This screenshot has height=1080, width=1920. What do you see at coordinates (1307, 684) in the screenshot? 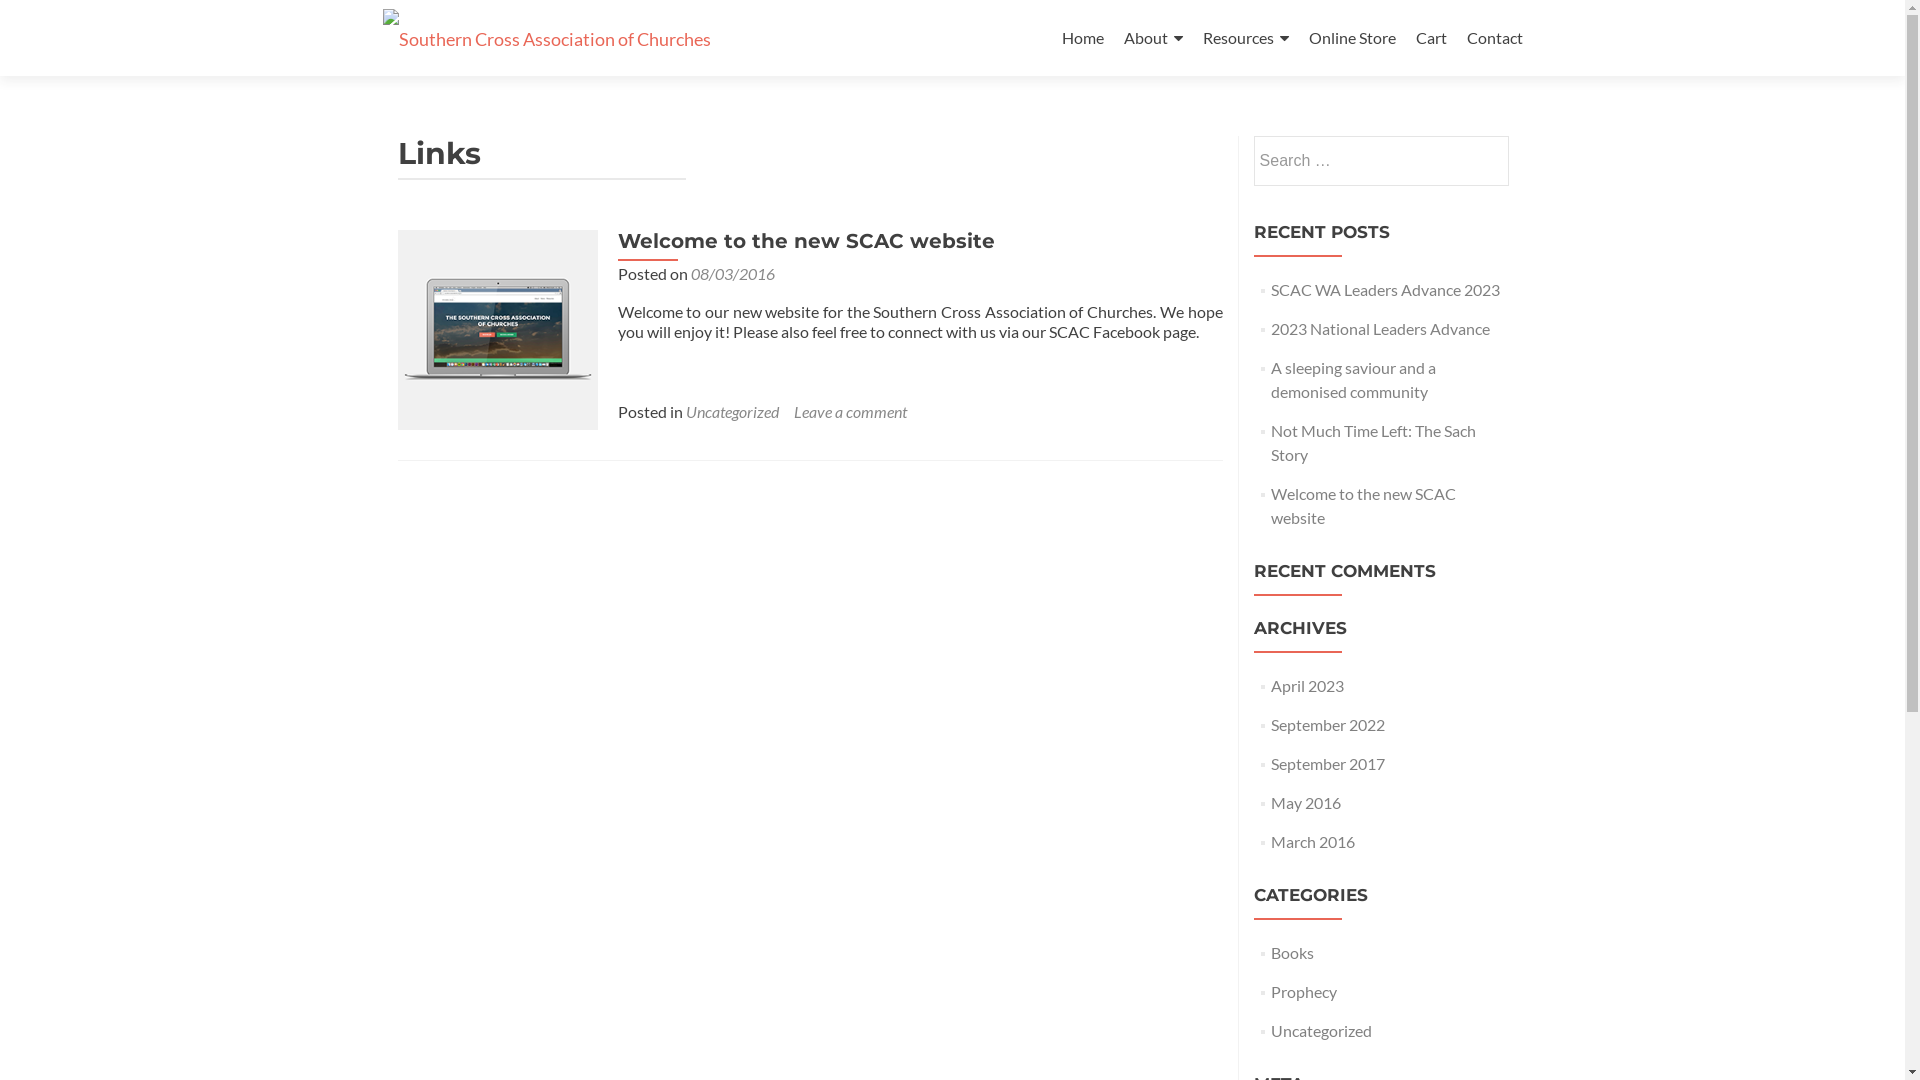
I see `'April 2023'` at bounding box center [1307, 684].